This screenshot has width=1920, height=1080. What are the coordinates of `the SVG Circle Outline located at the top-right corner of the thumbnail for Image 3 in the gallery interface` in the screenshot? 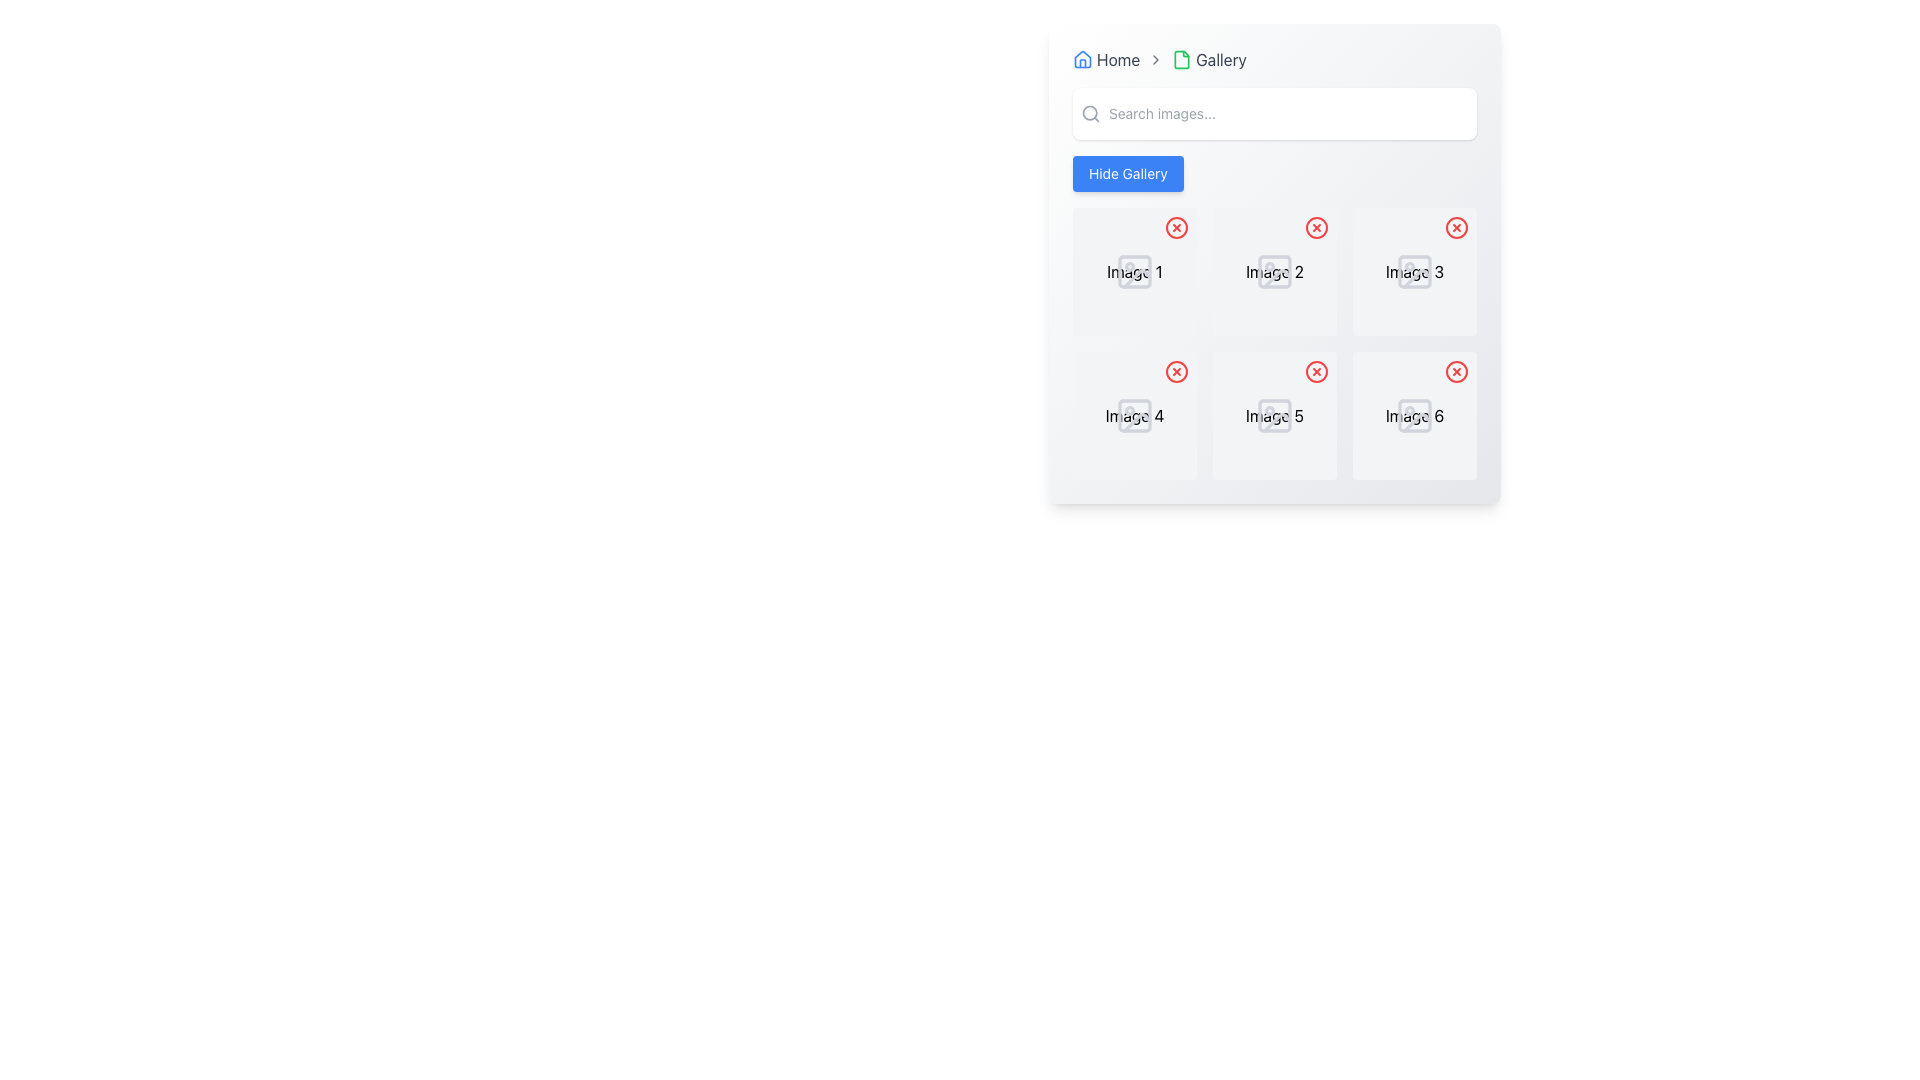 It's located at (1457, 226).